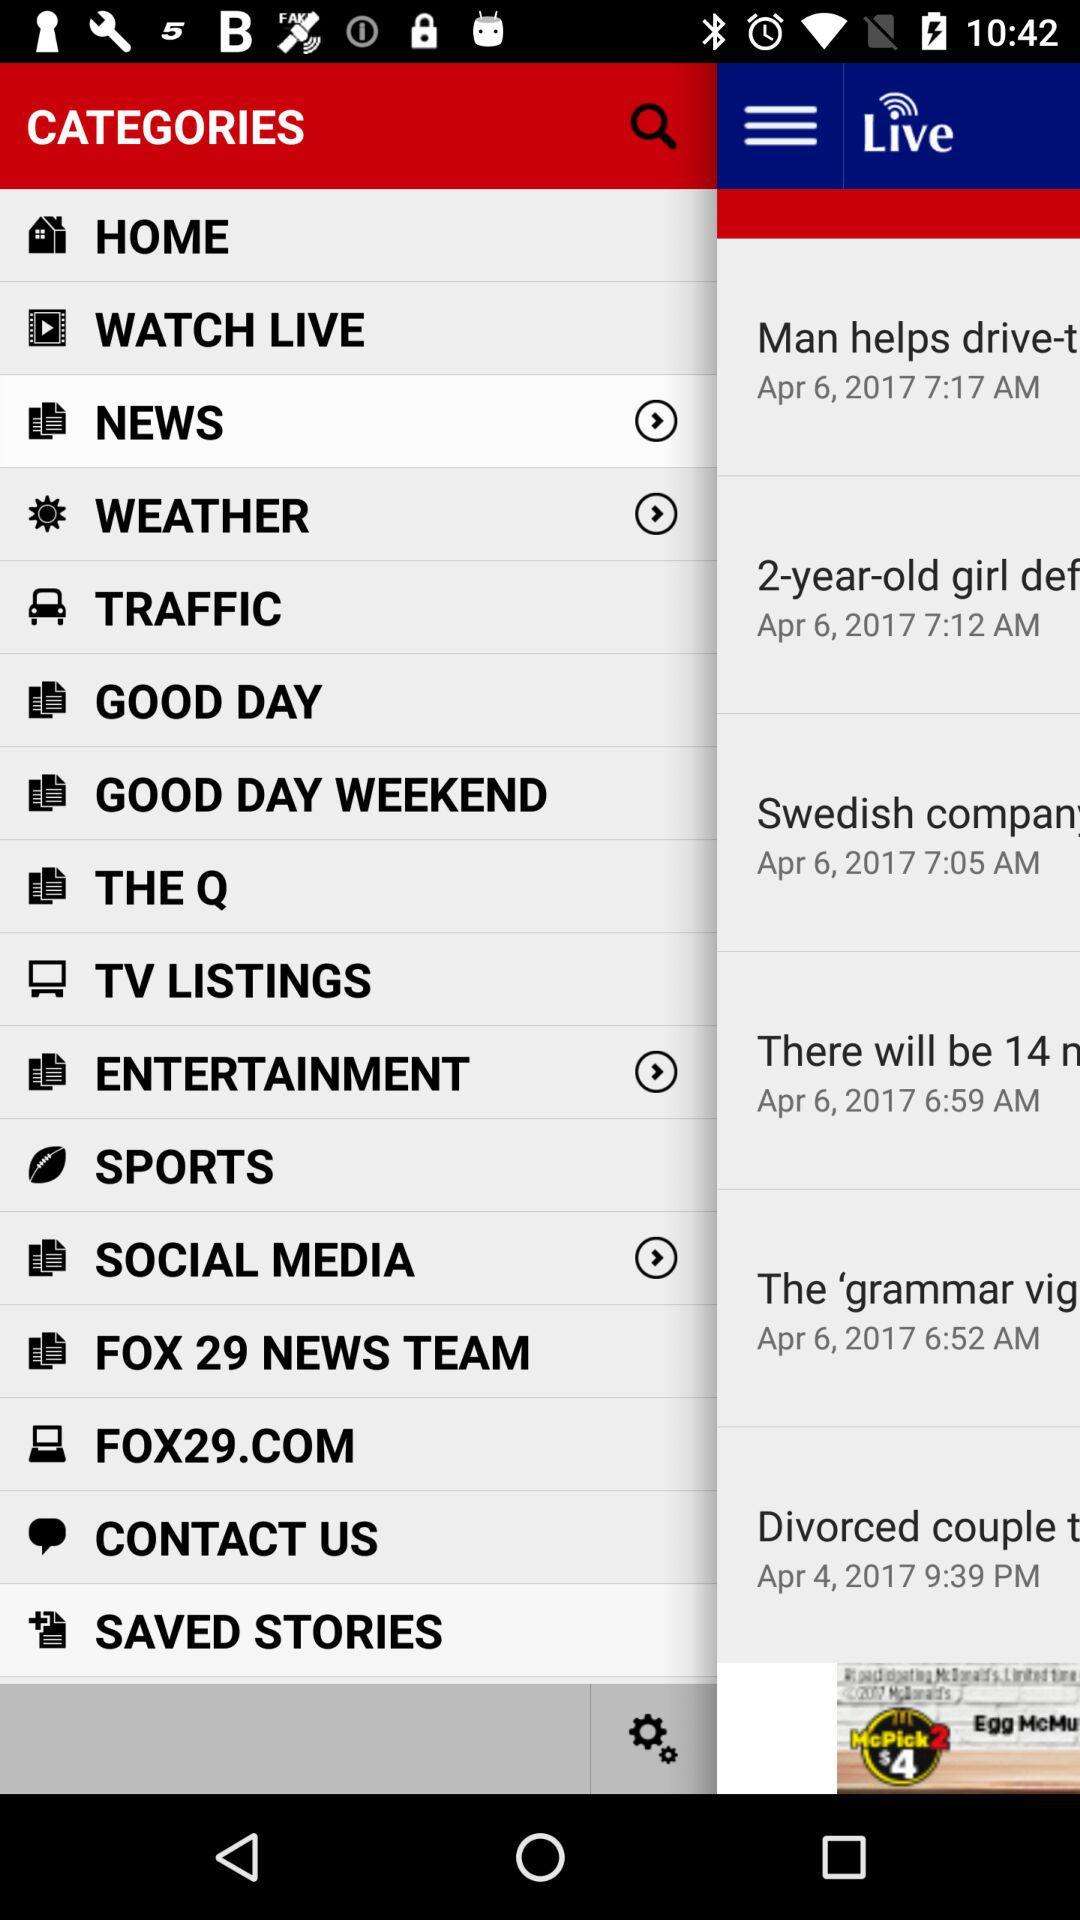 The height and width of the screenshot is (1920, 1080). What do you see at coordinates (654, 1737) in the screenshot?
I see `the settings icon` at bounding box center [654, 1737].